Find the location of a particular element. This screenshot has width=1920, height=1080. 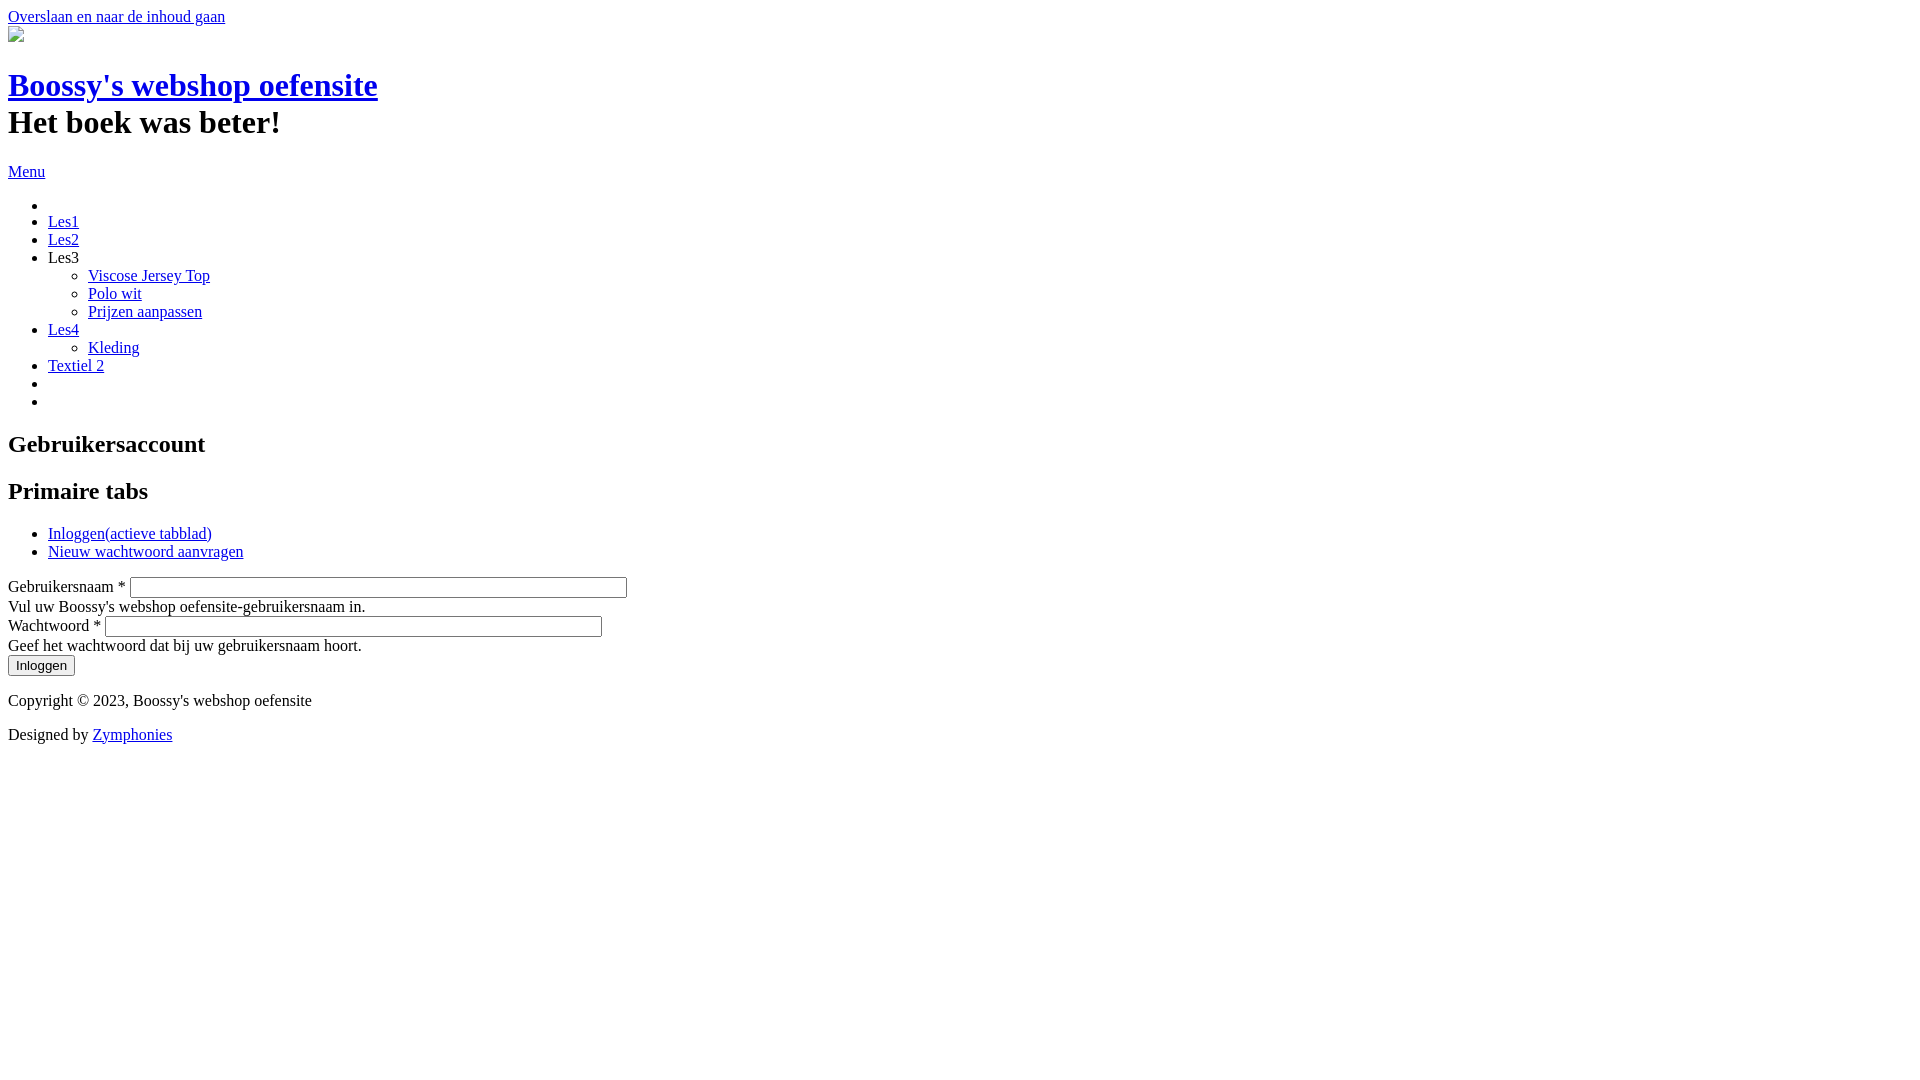

'Viscose Jersey Top' is located at coordinates (147, 275).